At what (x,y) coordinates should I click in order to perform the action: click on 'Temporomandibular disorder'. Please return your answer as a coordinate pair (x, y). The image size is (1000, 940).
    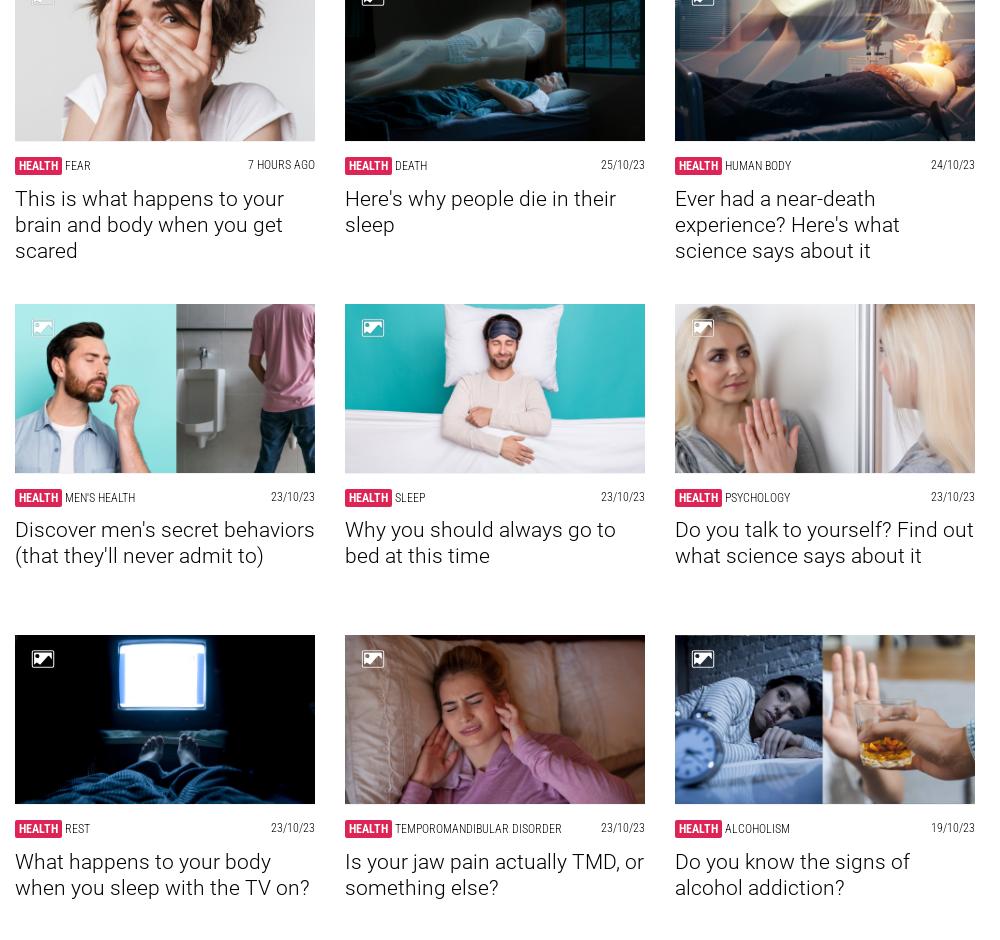
    Looking at the image, I should click on (477, 827).